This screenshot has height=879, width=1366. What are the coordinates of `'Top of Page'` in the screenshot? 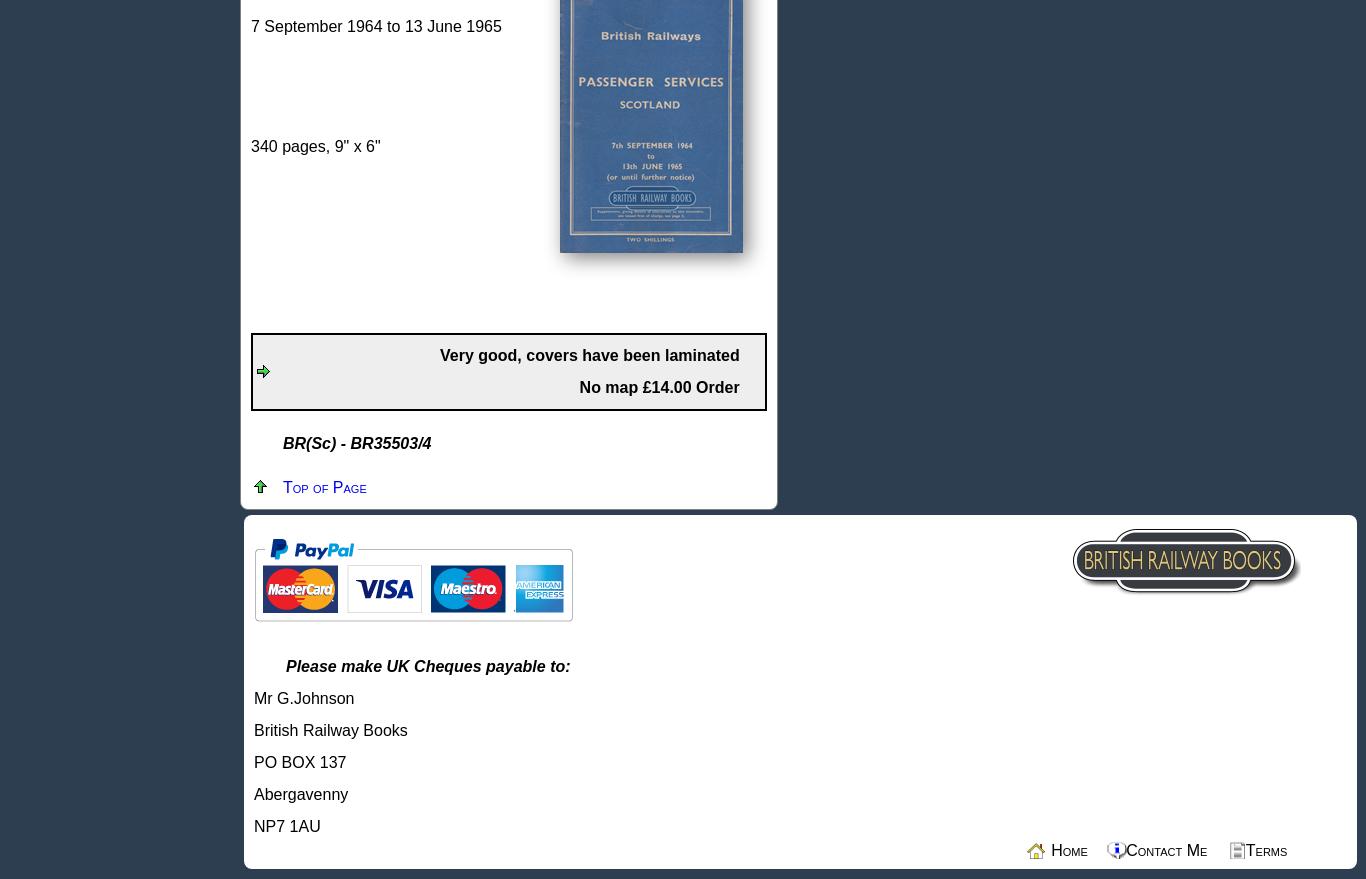 It's located at (324, 486).